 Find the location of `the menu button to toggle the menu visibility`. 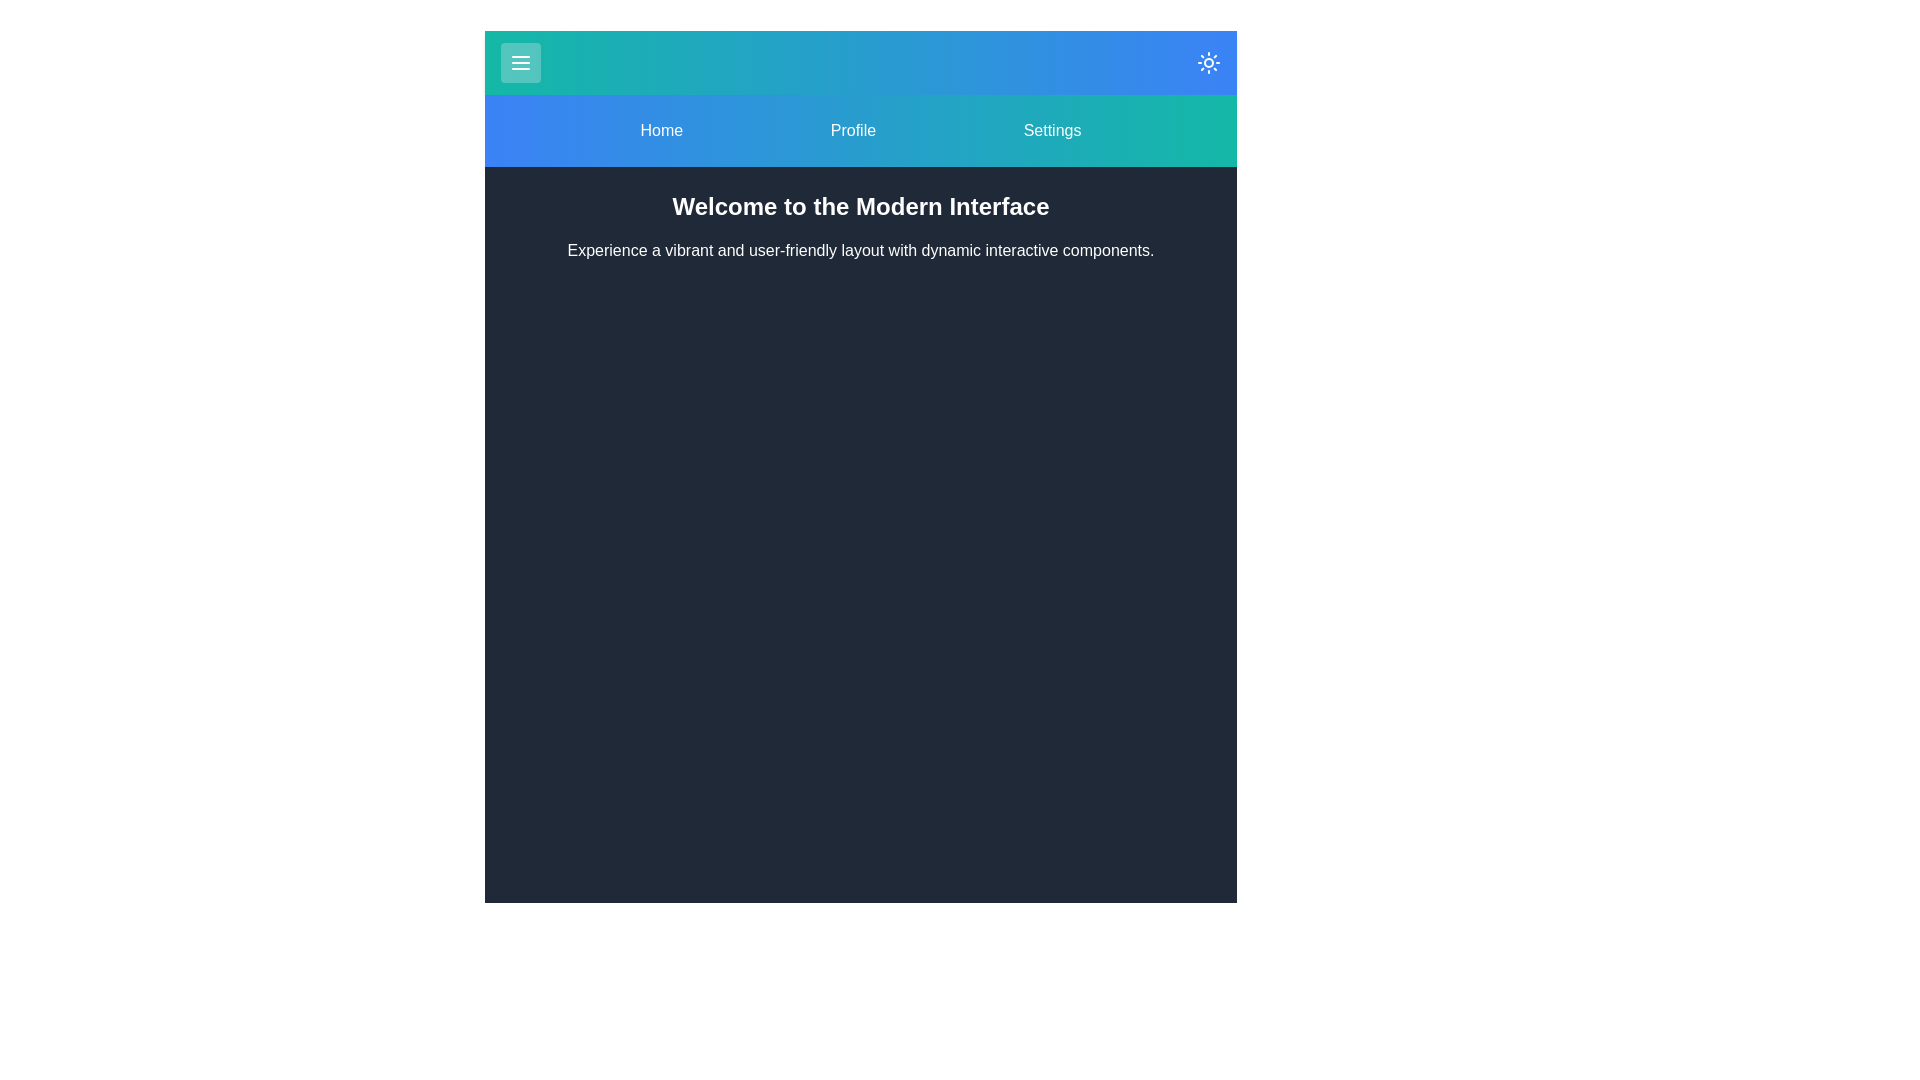

the menu button to toggle the menu visibility is located at coordinates (521, 61).